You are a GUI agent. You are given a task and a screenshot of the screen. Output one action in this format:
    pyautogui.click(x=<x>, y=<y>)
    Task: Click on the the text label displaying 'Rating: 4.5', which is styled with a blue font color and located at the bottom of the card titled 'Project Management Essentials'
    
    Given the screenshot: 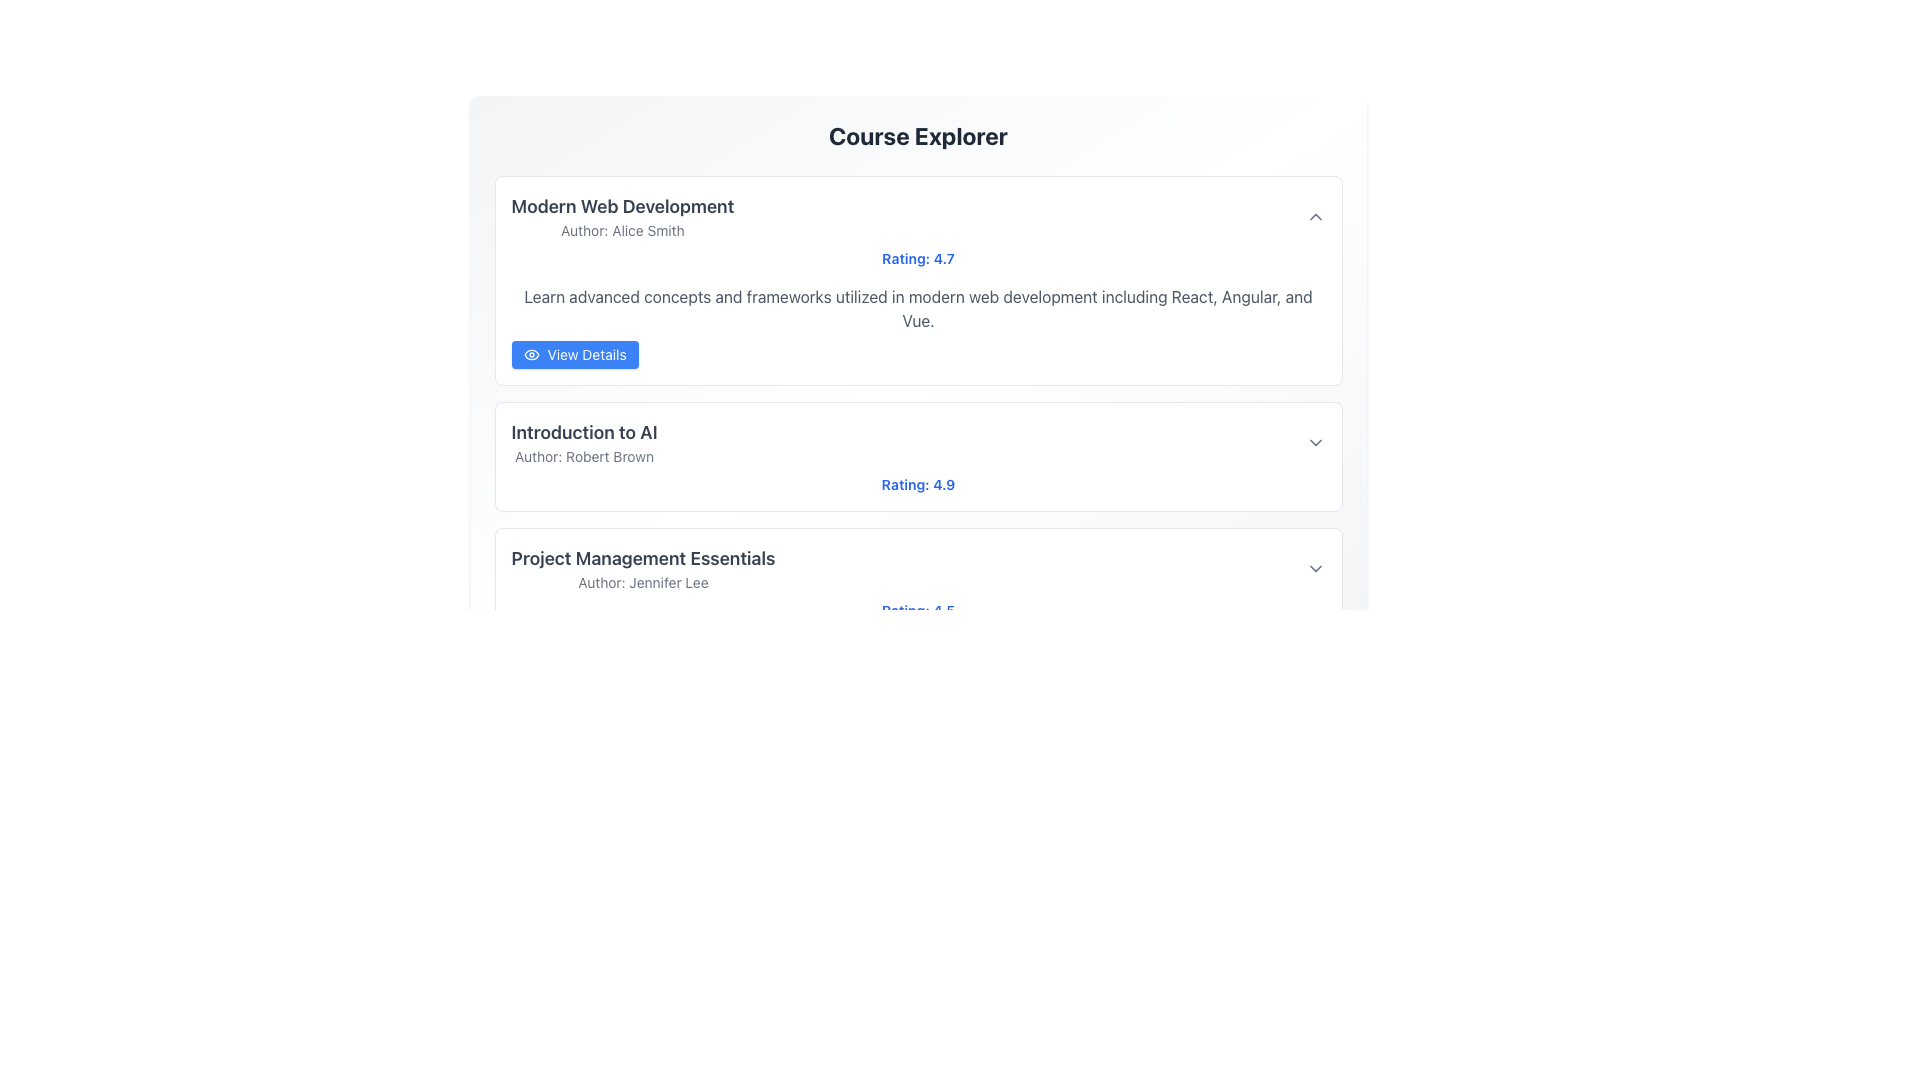 What is the action you would take?
    pyautogui.click(x=917, y=609)
    